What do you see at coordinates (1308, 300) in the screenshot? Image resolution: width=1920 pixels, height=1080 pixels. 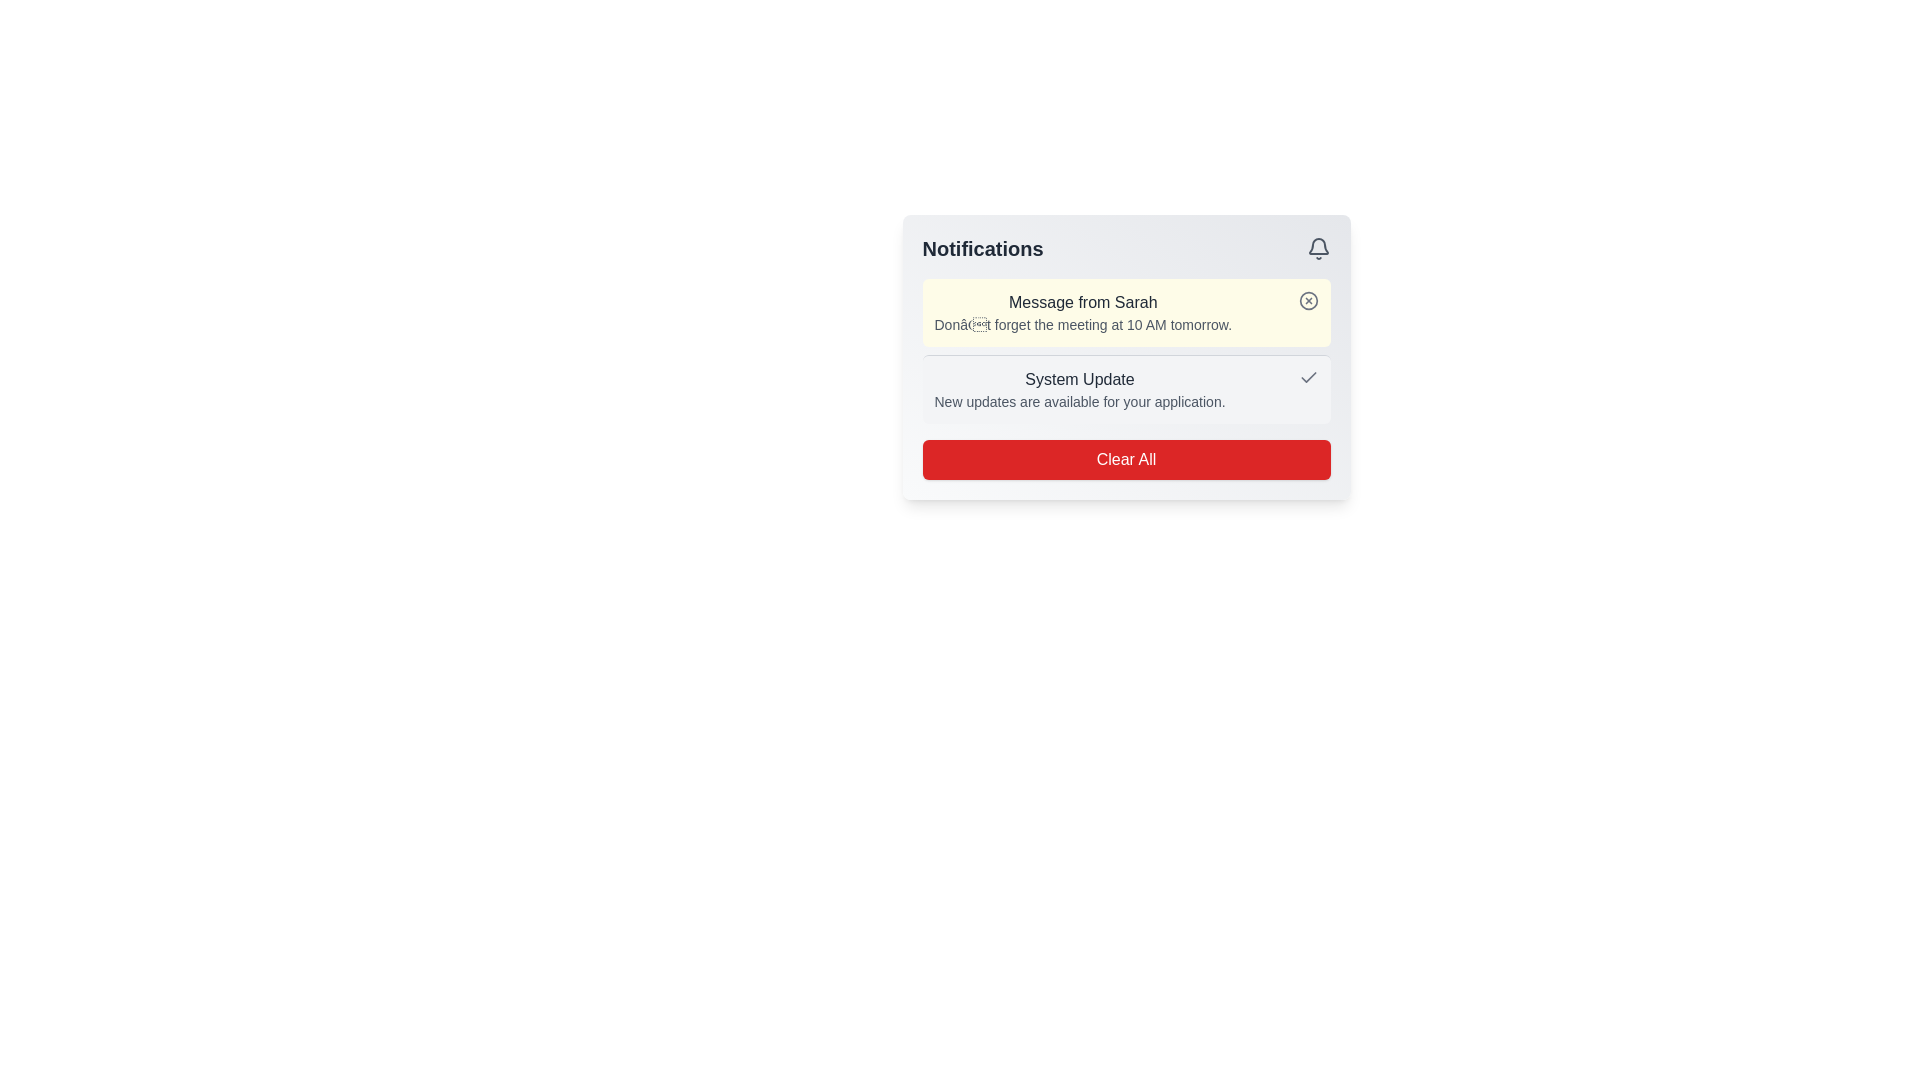 I see `the icon button located to the right of the notification titled 'Message from Sarah'` at bounding box center [1308, 300].